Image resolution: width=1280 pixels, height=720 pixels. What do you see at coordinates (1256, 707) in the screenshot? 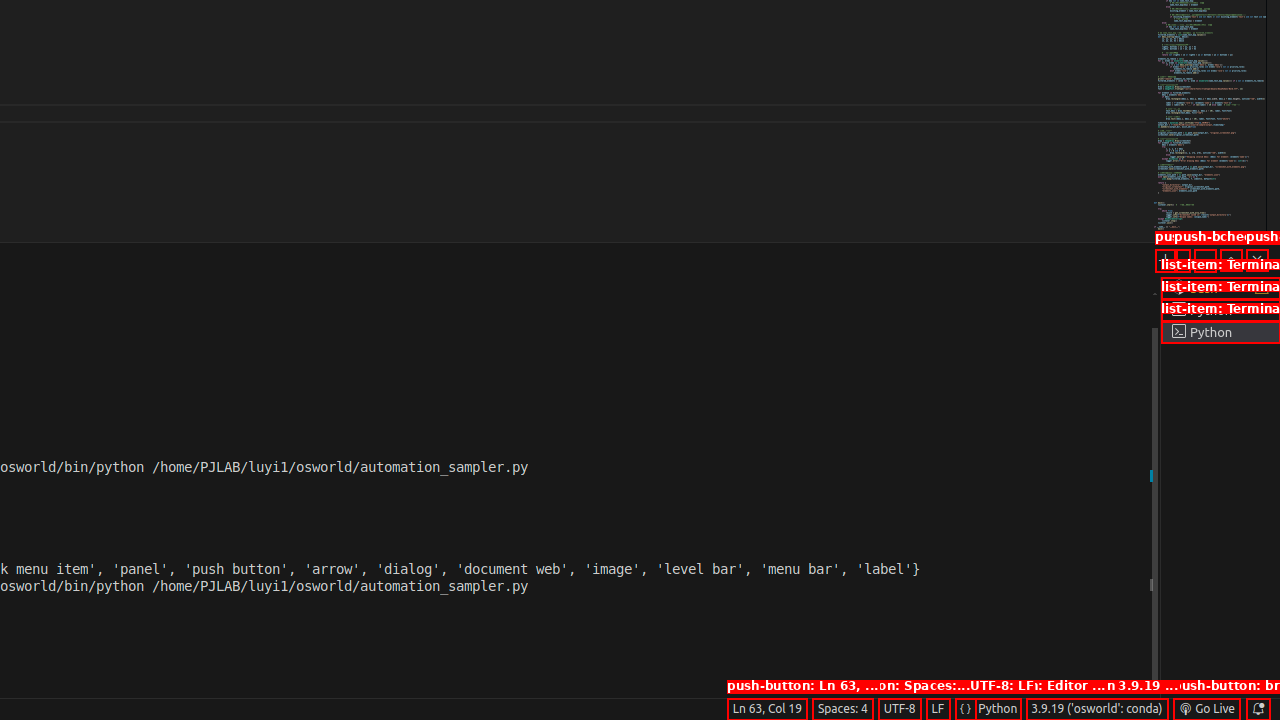
I see `'Notifications'` at bounding box center [1256, 707].